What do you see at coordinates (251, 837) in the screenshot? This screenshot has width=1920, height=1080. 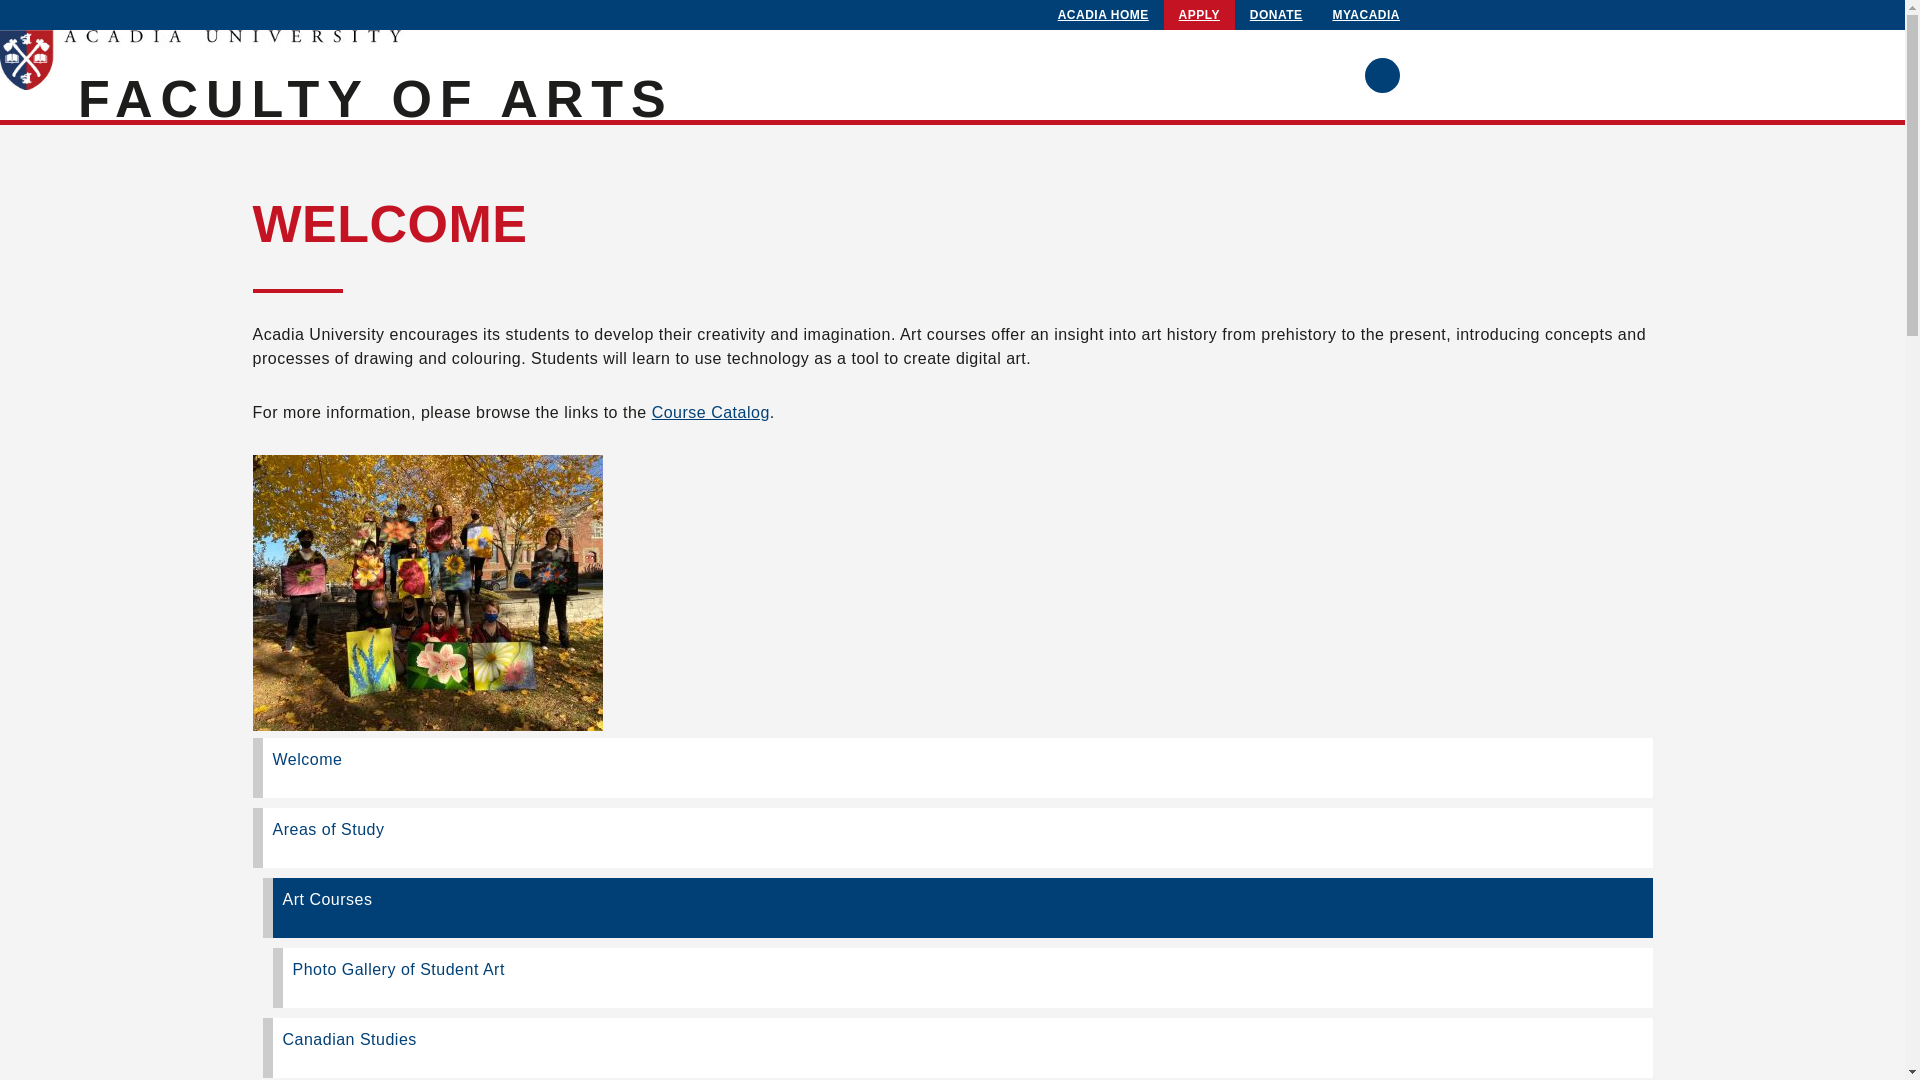 I see `'Areas of Study'` at bounding box center [251, 837].